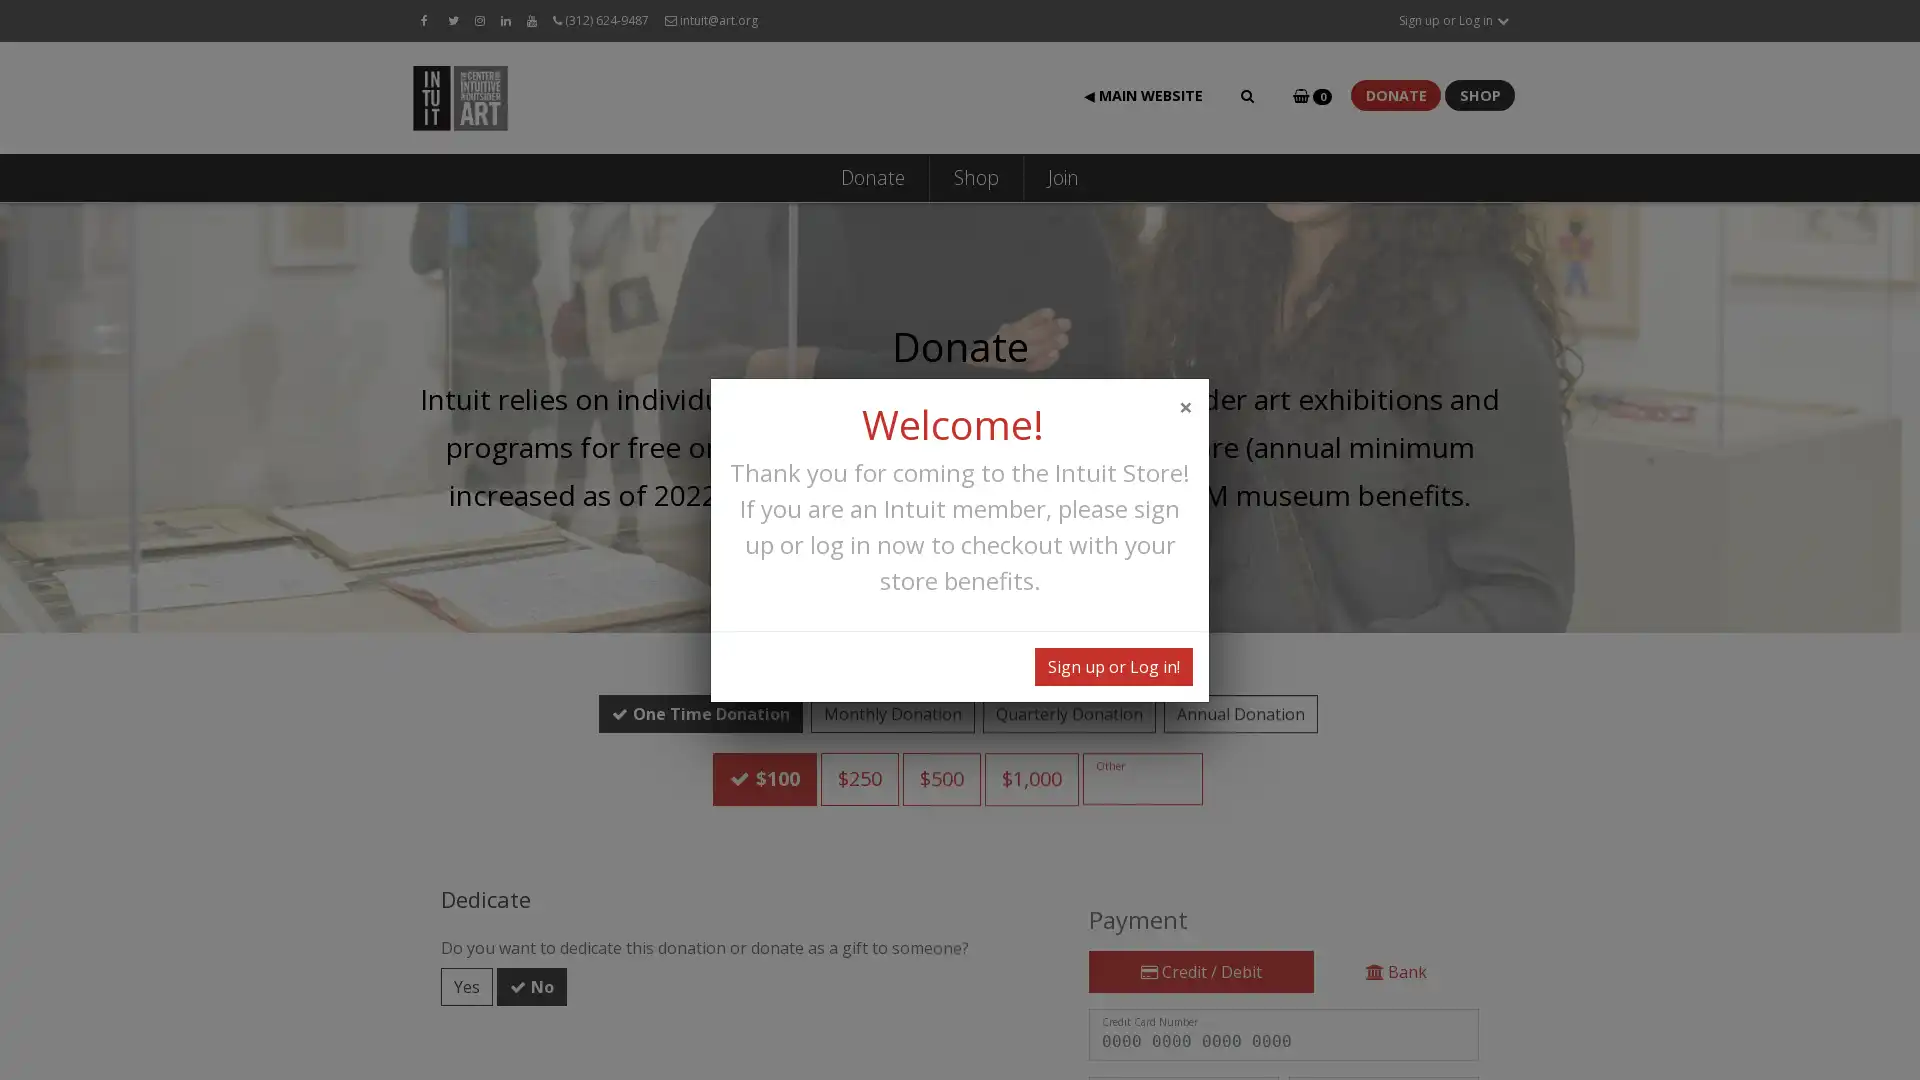 This screenshot has width=1920, height=1080. Describe the element at coordinates (1185, 405) in the screenshot. I see `Close` at that location.